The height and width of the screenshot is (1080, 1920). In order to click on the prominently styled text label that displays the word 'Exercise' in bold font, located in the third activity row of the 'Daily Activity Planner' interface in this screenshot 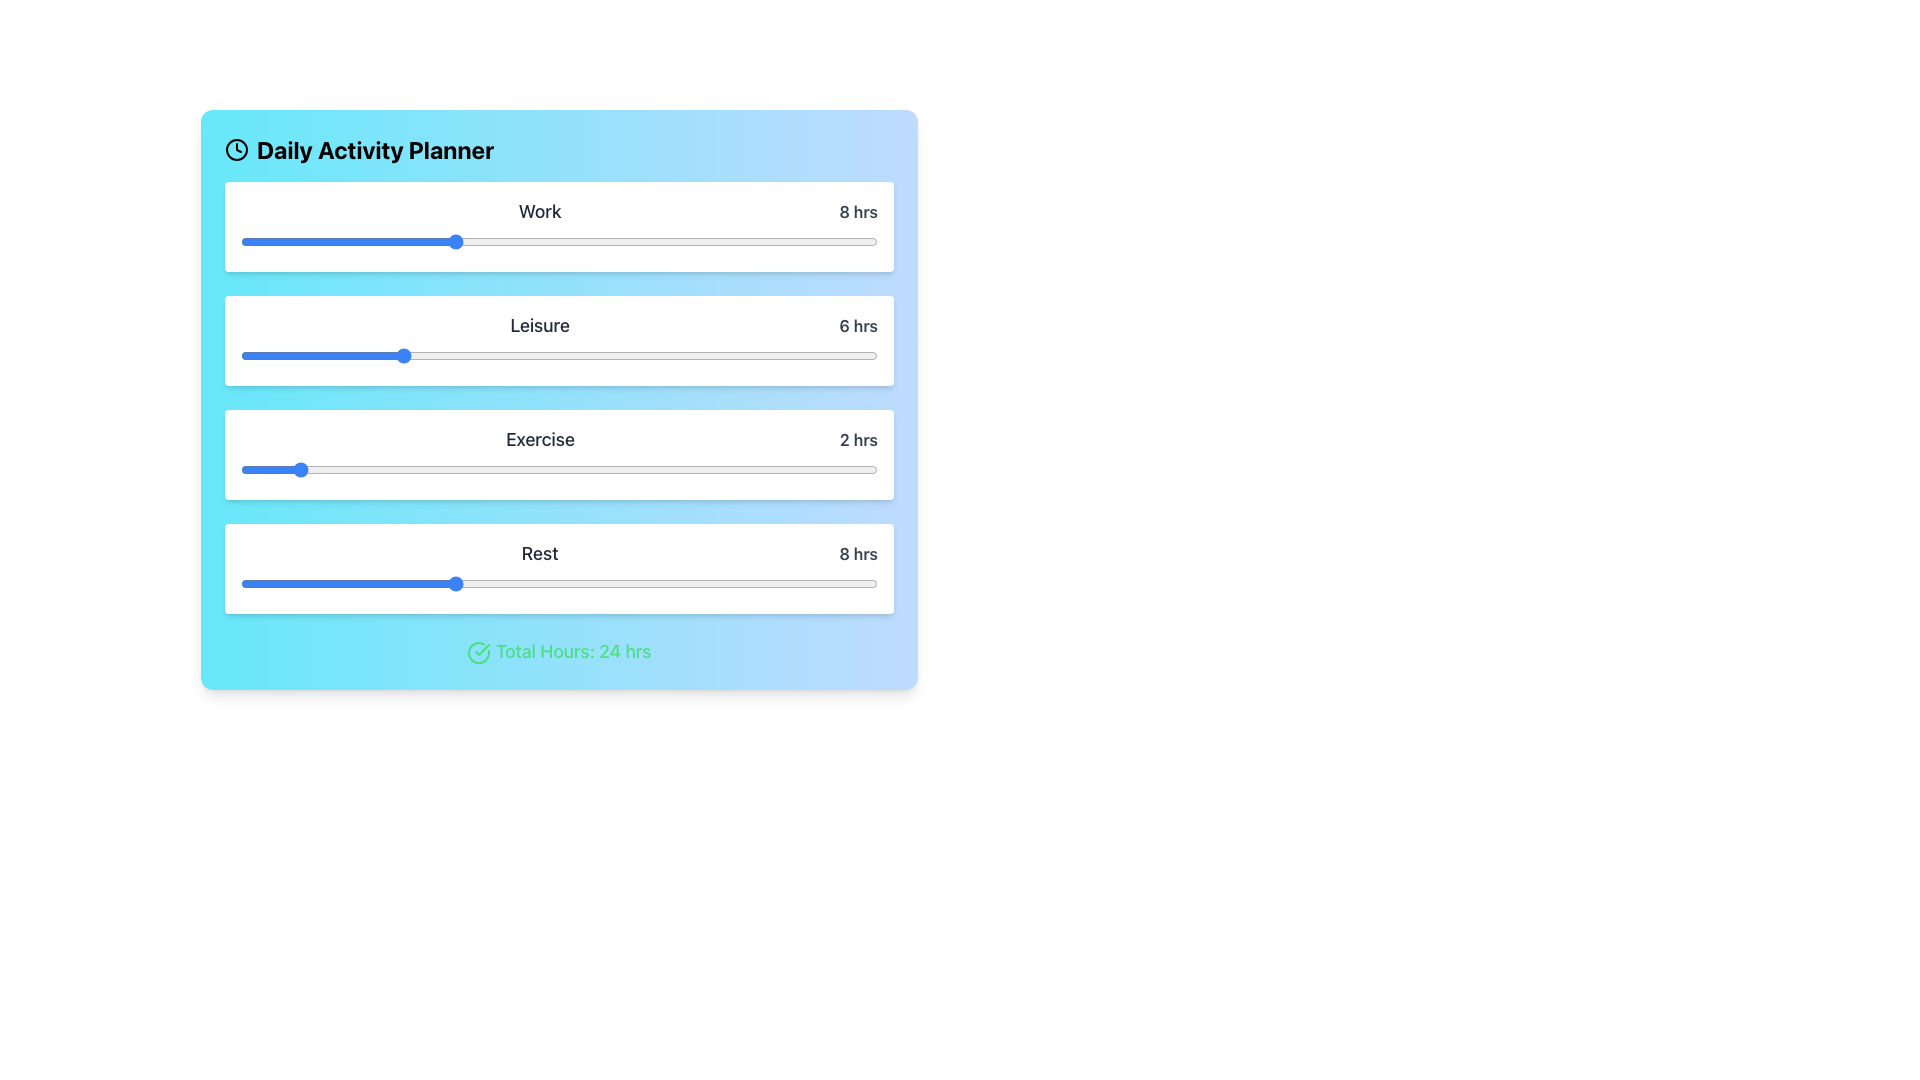, I will do `click(540, 438)`.